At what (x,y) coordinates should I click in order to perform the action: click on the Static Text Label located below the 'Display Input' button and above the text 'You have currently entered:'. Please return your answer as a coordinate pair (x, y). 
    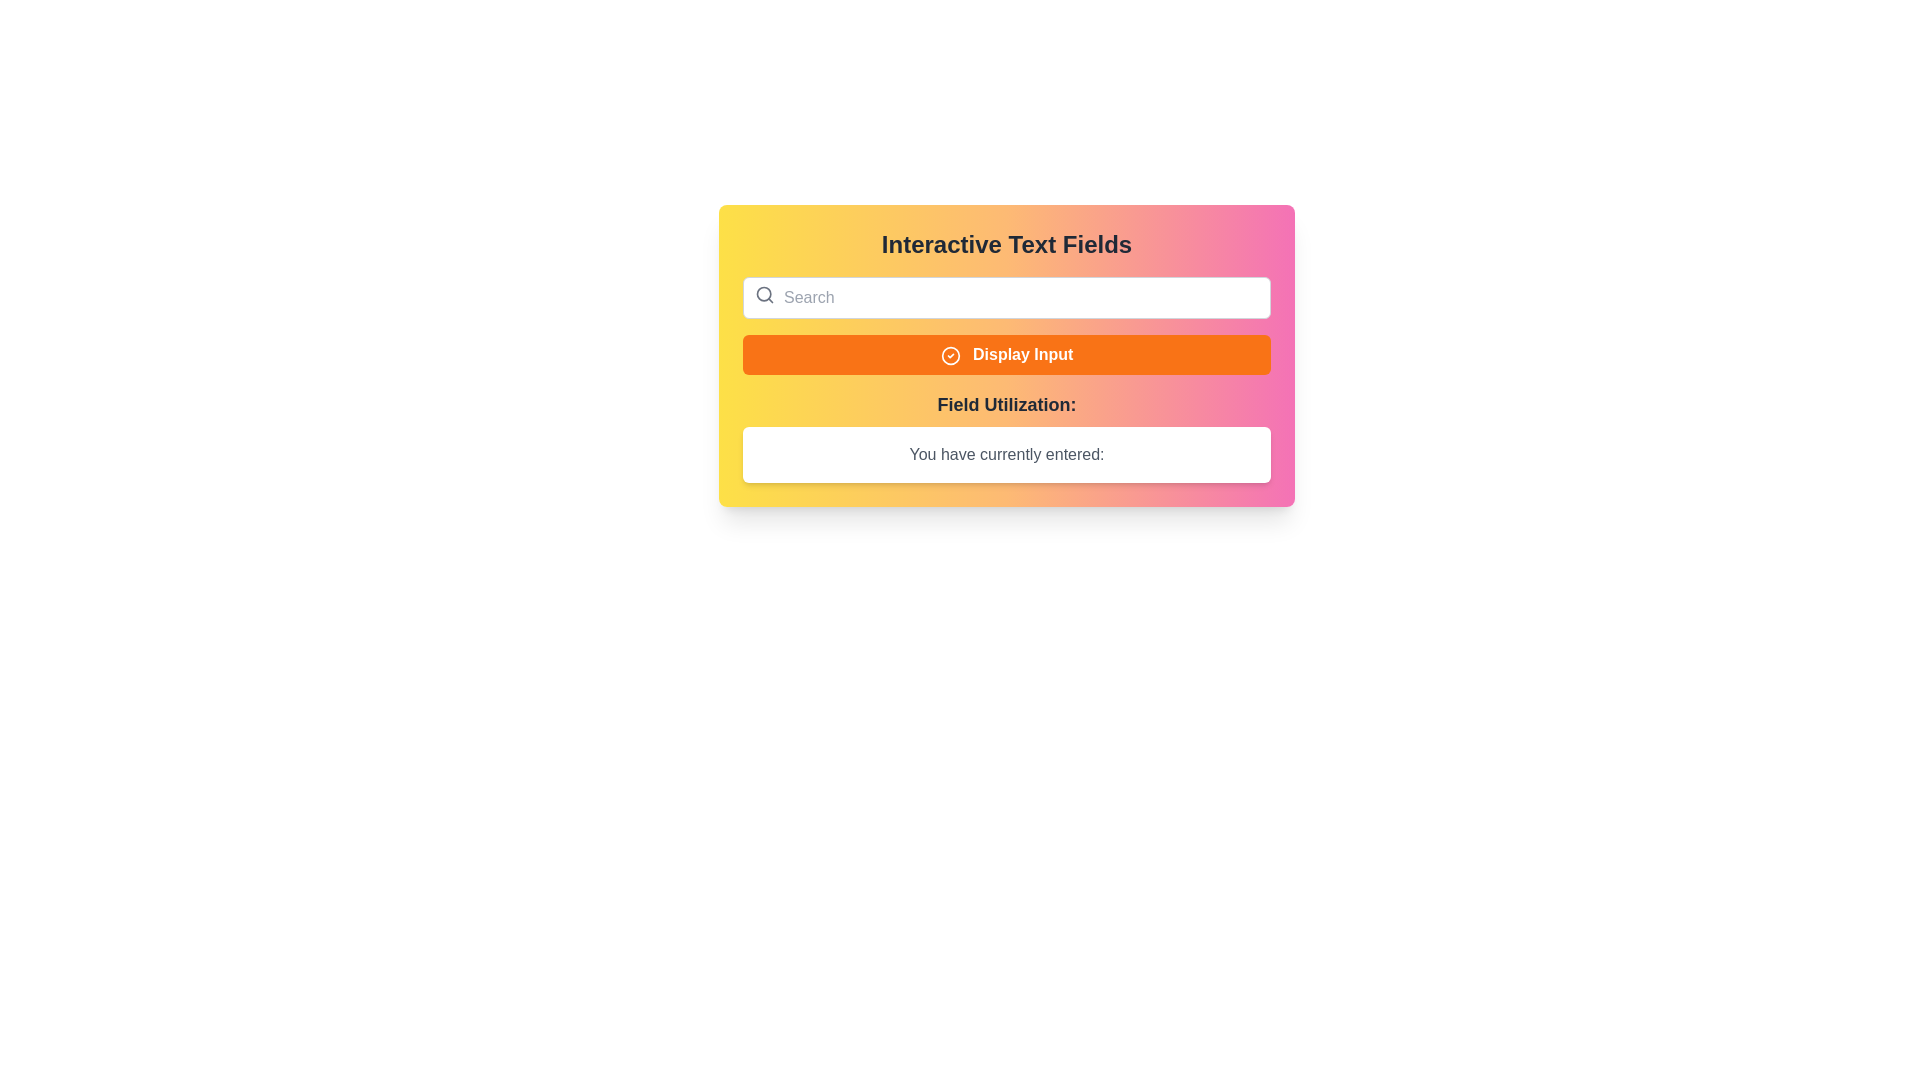
    Looking at the image, I should click on (1007, 405).